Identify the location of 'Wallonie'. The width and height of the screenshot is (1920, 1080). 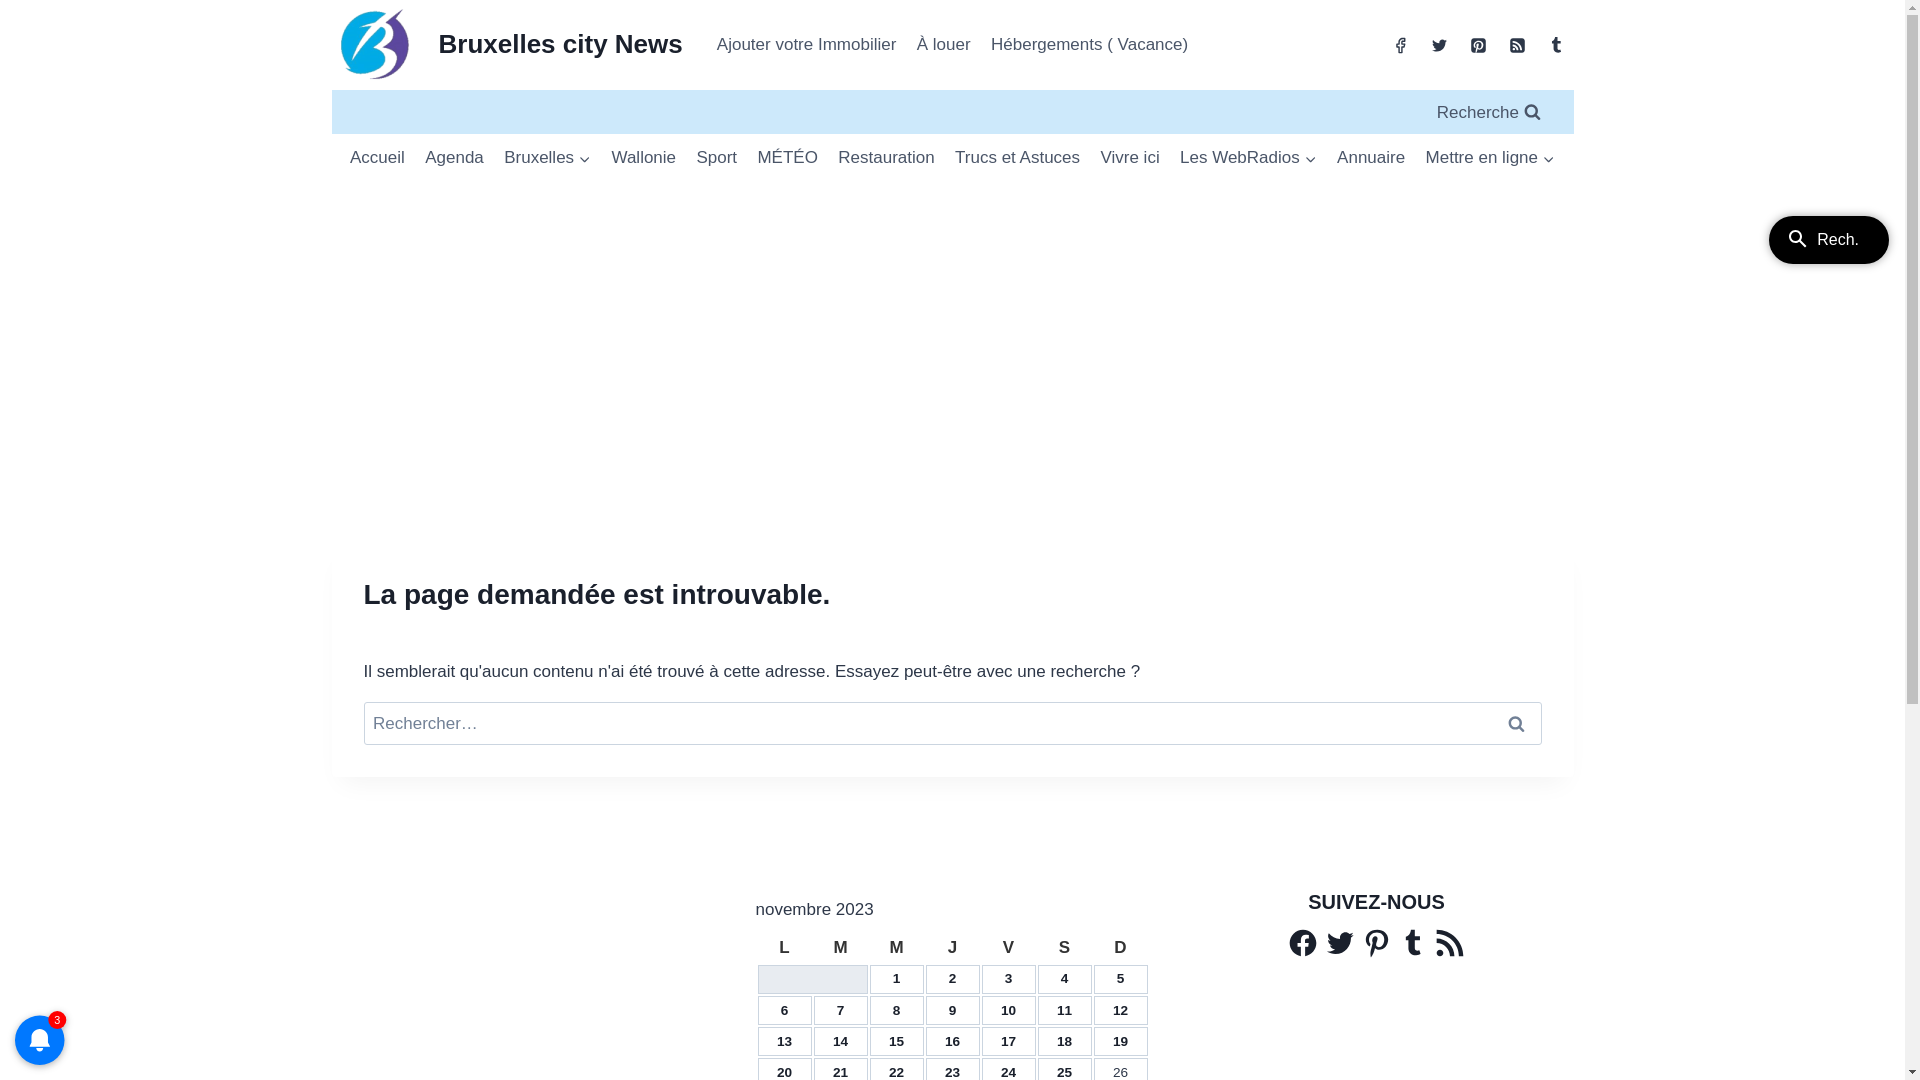
(643, 157).